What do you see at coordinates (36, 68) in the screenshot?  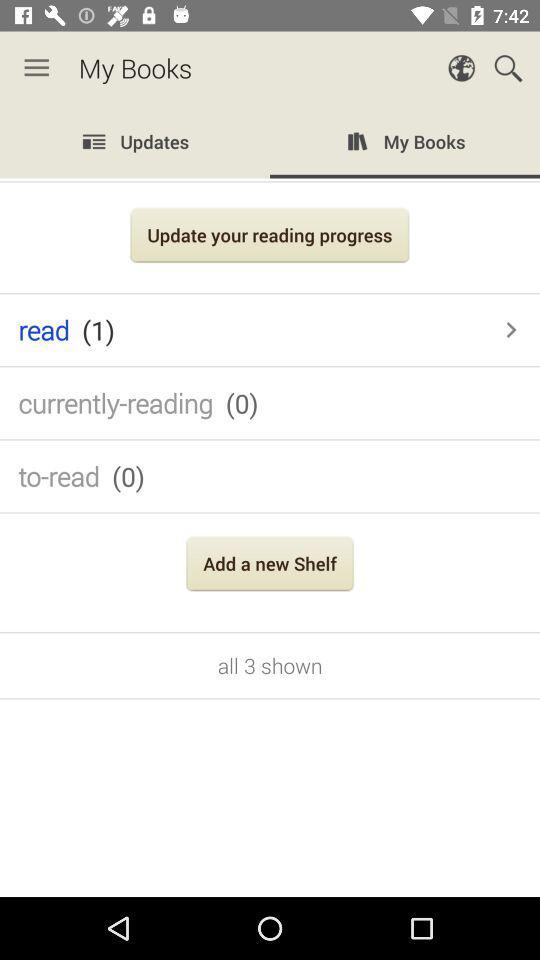 I see `app to the left of the my books item` at bounding box center [36, 68].